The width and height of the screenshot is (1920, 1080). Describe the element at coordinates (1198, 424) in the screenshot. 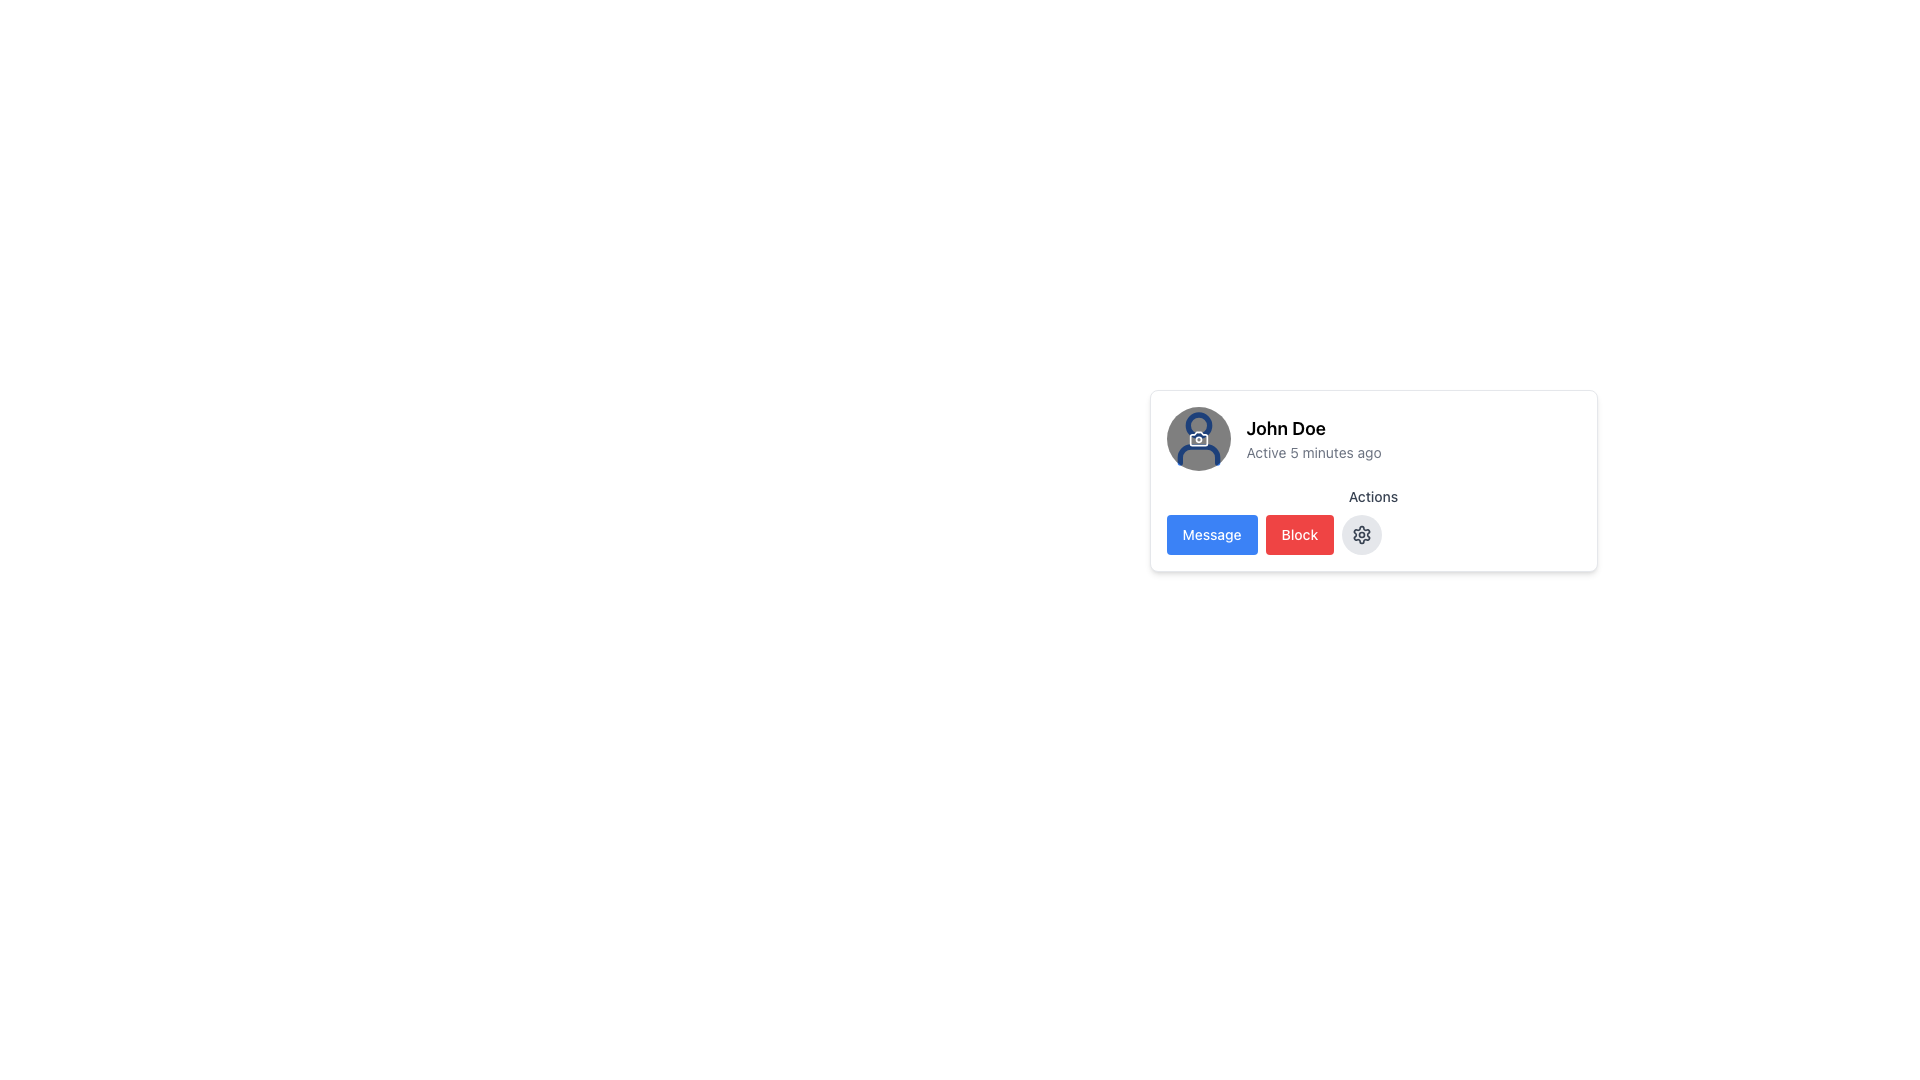

I see `the small circular user profile icon, which is dark blue and located at the top of the user profile card, centered above the text section` at that location.